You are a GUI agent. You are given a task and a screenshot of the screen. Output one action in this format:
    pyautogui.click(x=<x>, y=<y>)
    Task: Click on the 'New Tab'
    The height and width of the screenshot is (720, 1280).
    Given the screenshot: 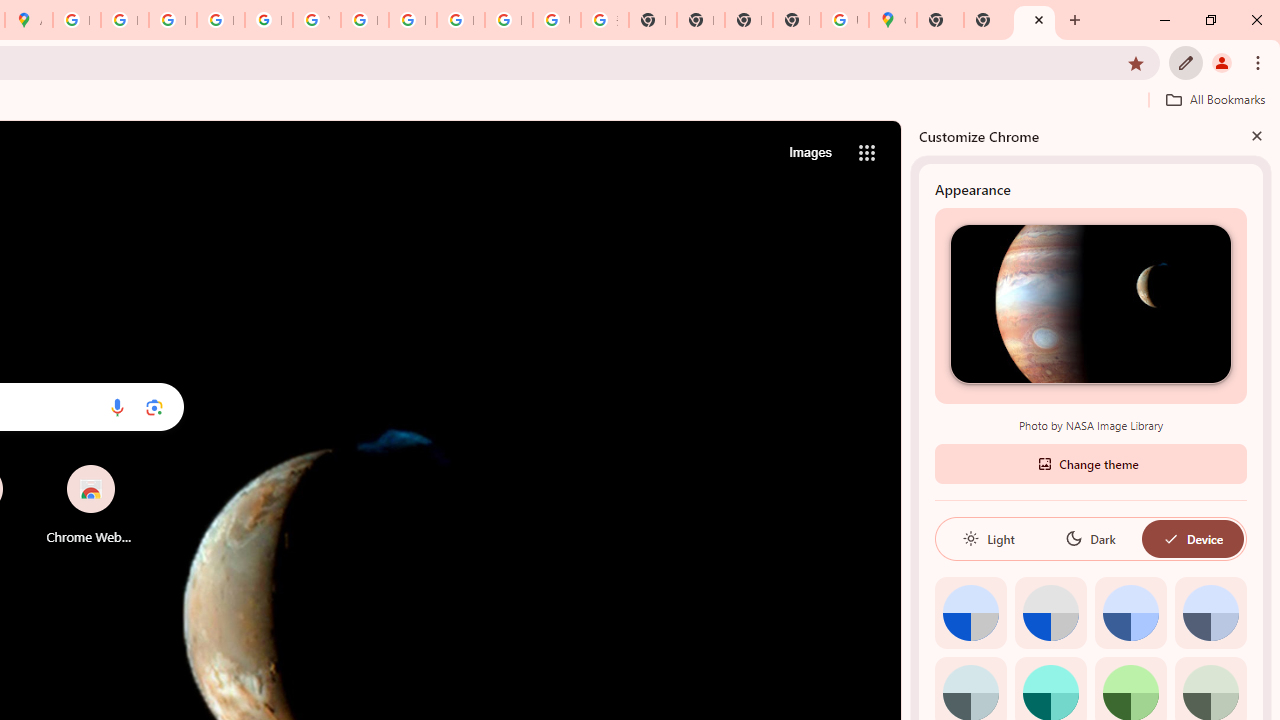 What is the action you would take?
    pyautogui.click(x=987, y=20)
    